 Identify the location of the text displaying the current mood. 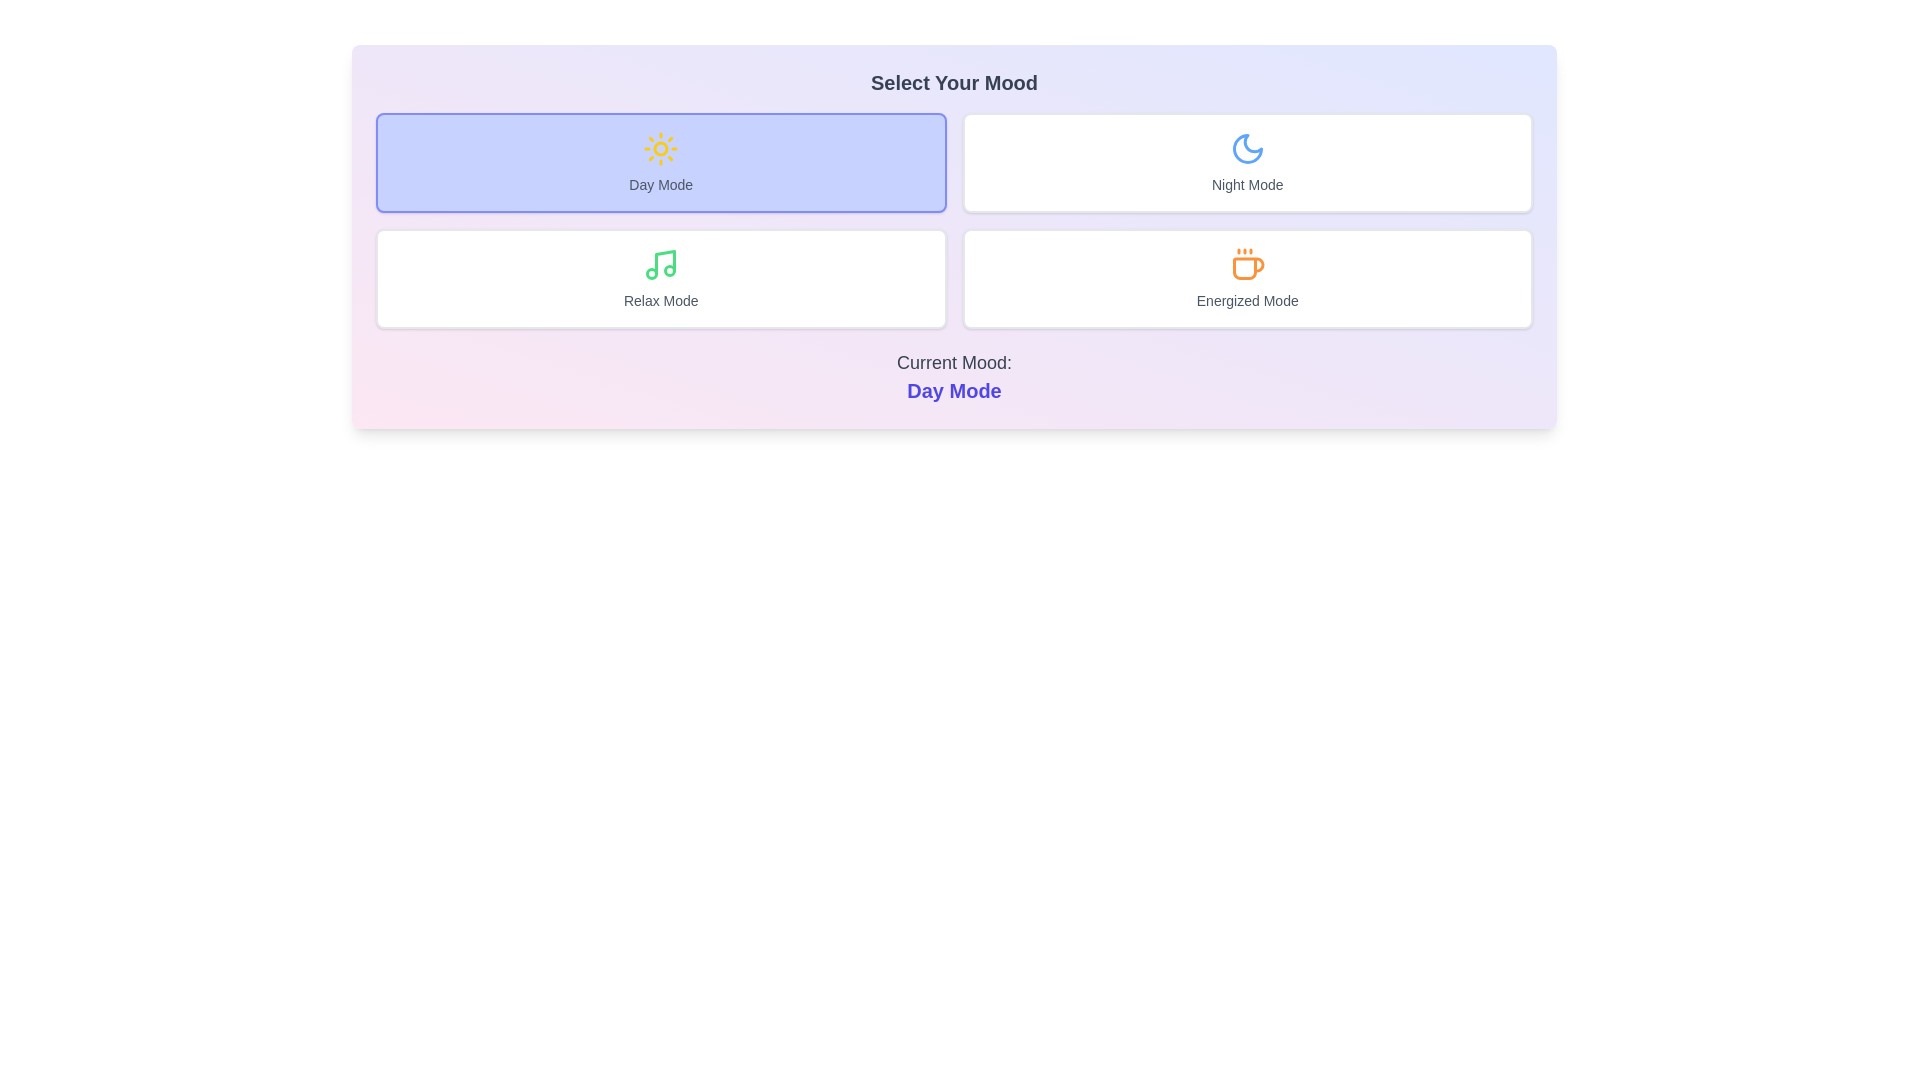
(953, 390).